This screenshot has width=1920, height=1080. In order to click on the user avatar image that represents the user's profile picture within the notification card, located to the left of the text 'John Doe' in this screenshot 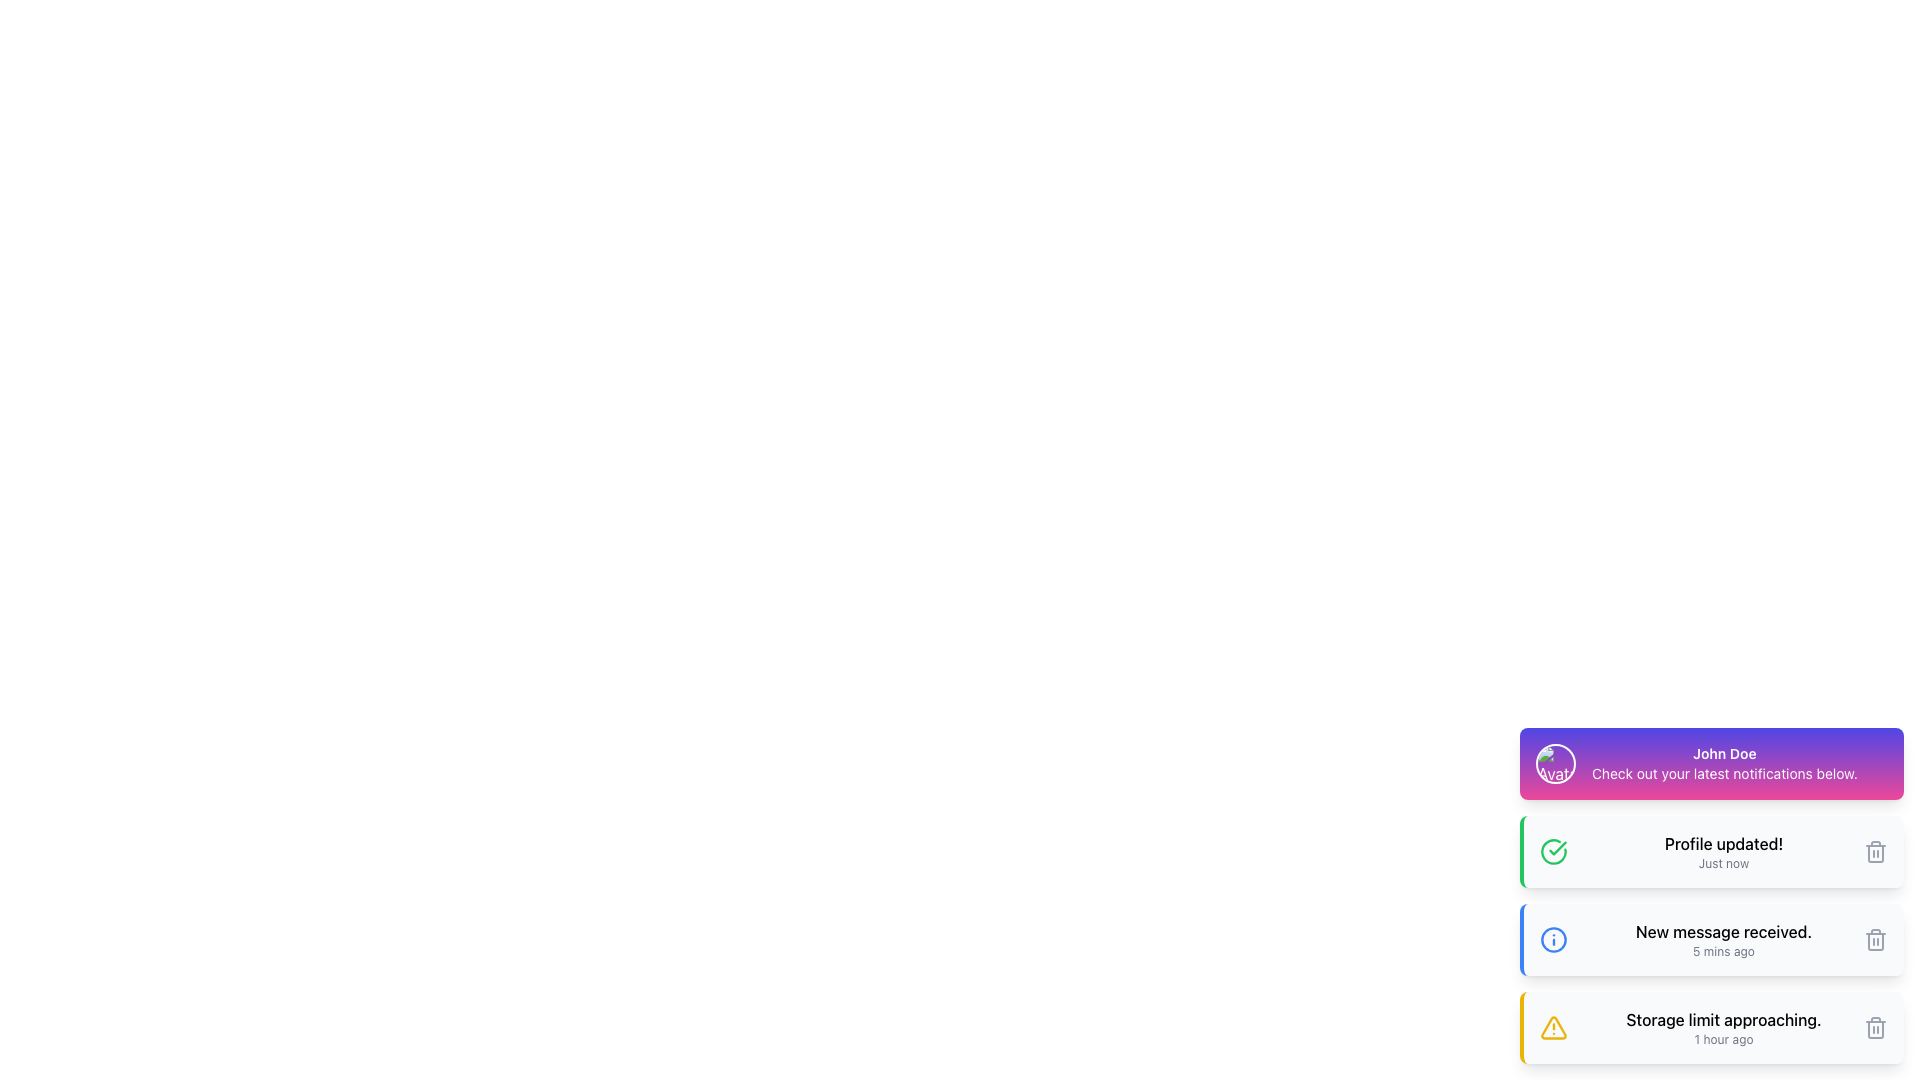, I will do `click(1554, 763)`.